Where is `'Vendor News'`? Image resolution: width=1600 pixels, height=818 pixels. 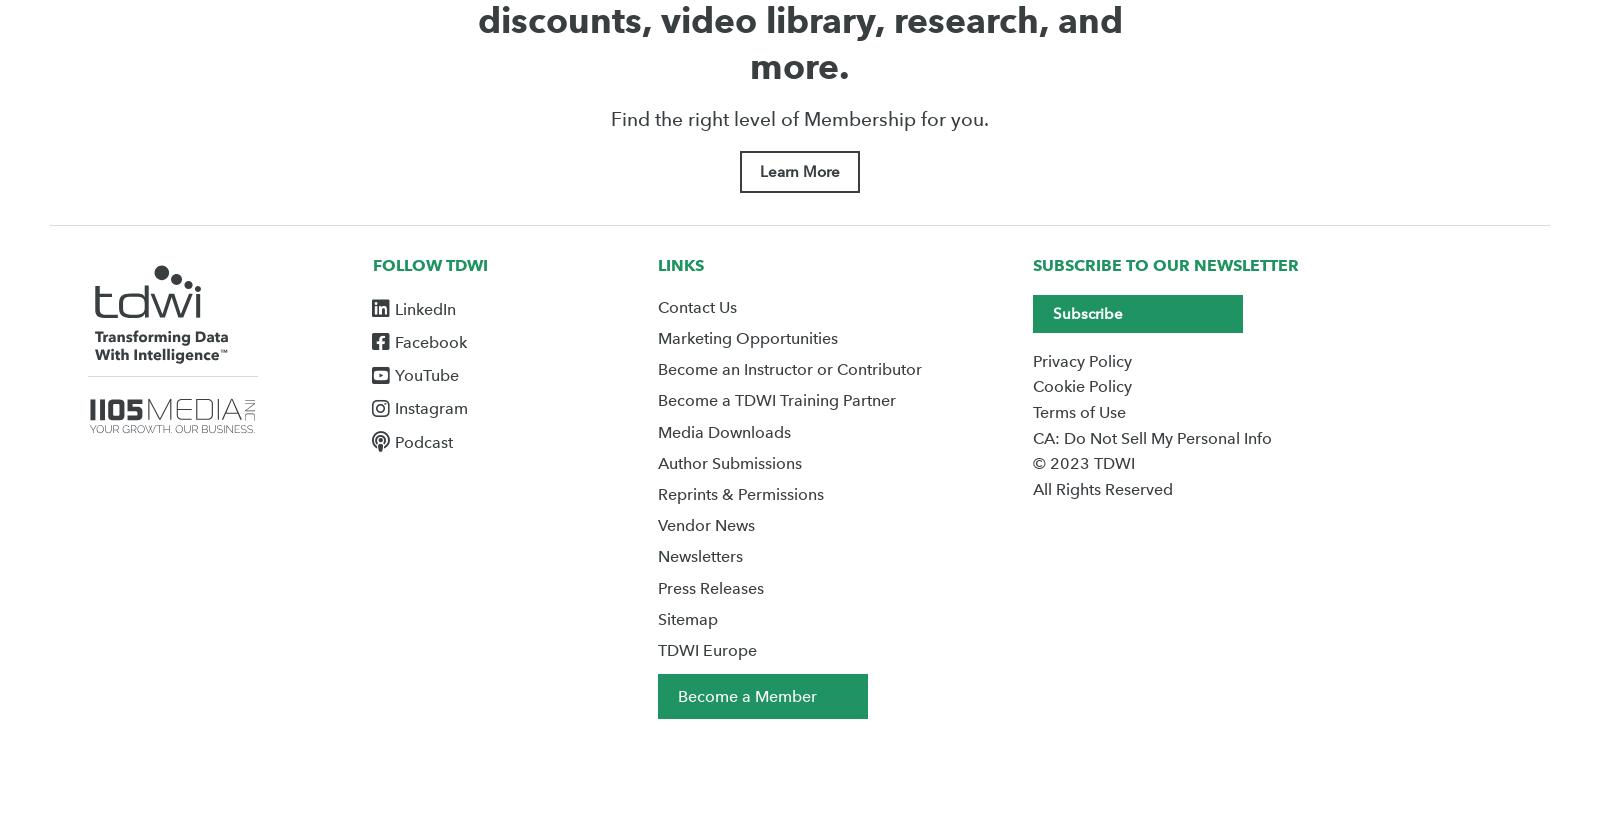 'Vendor News' is located at coordinates (656, 525).